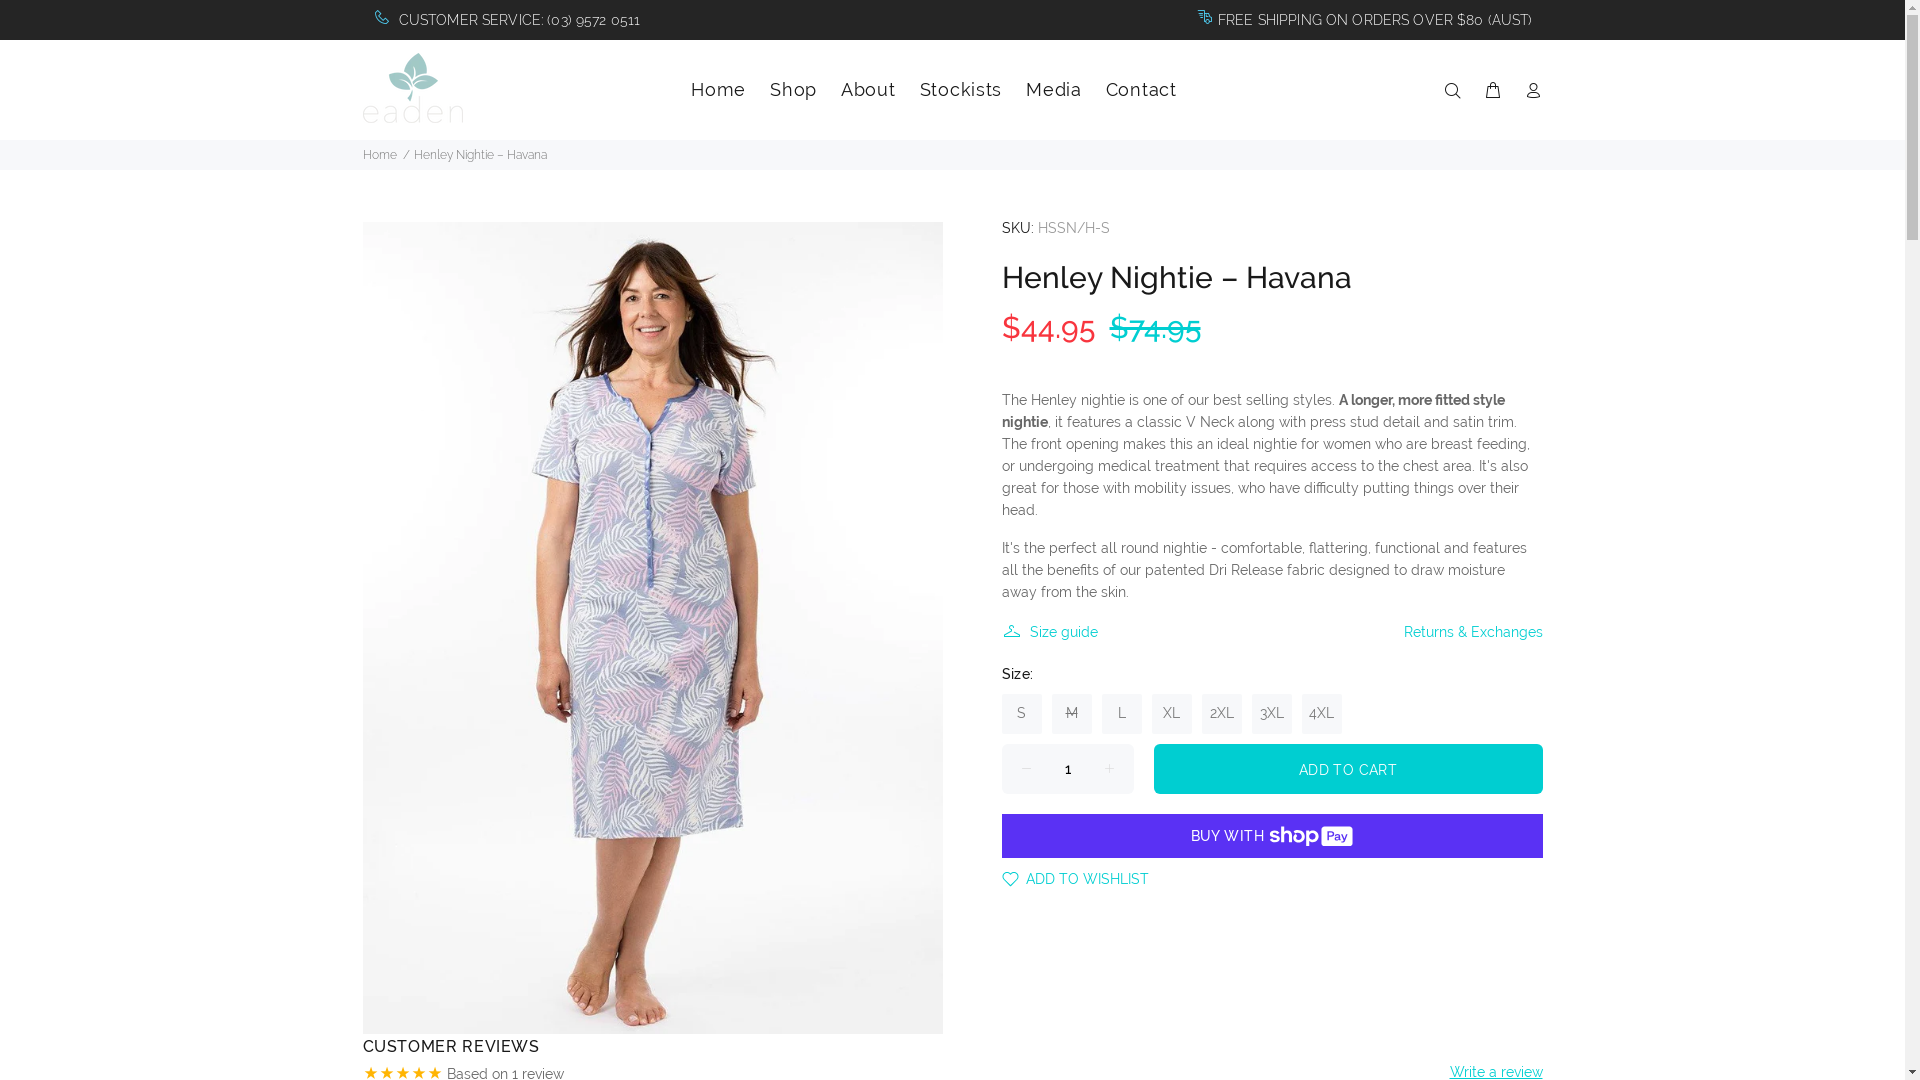  I want to click on 'S', so click(1002, 712).